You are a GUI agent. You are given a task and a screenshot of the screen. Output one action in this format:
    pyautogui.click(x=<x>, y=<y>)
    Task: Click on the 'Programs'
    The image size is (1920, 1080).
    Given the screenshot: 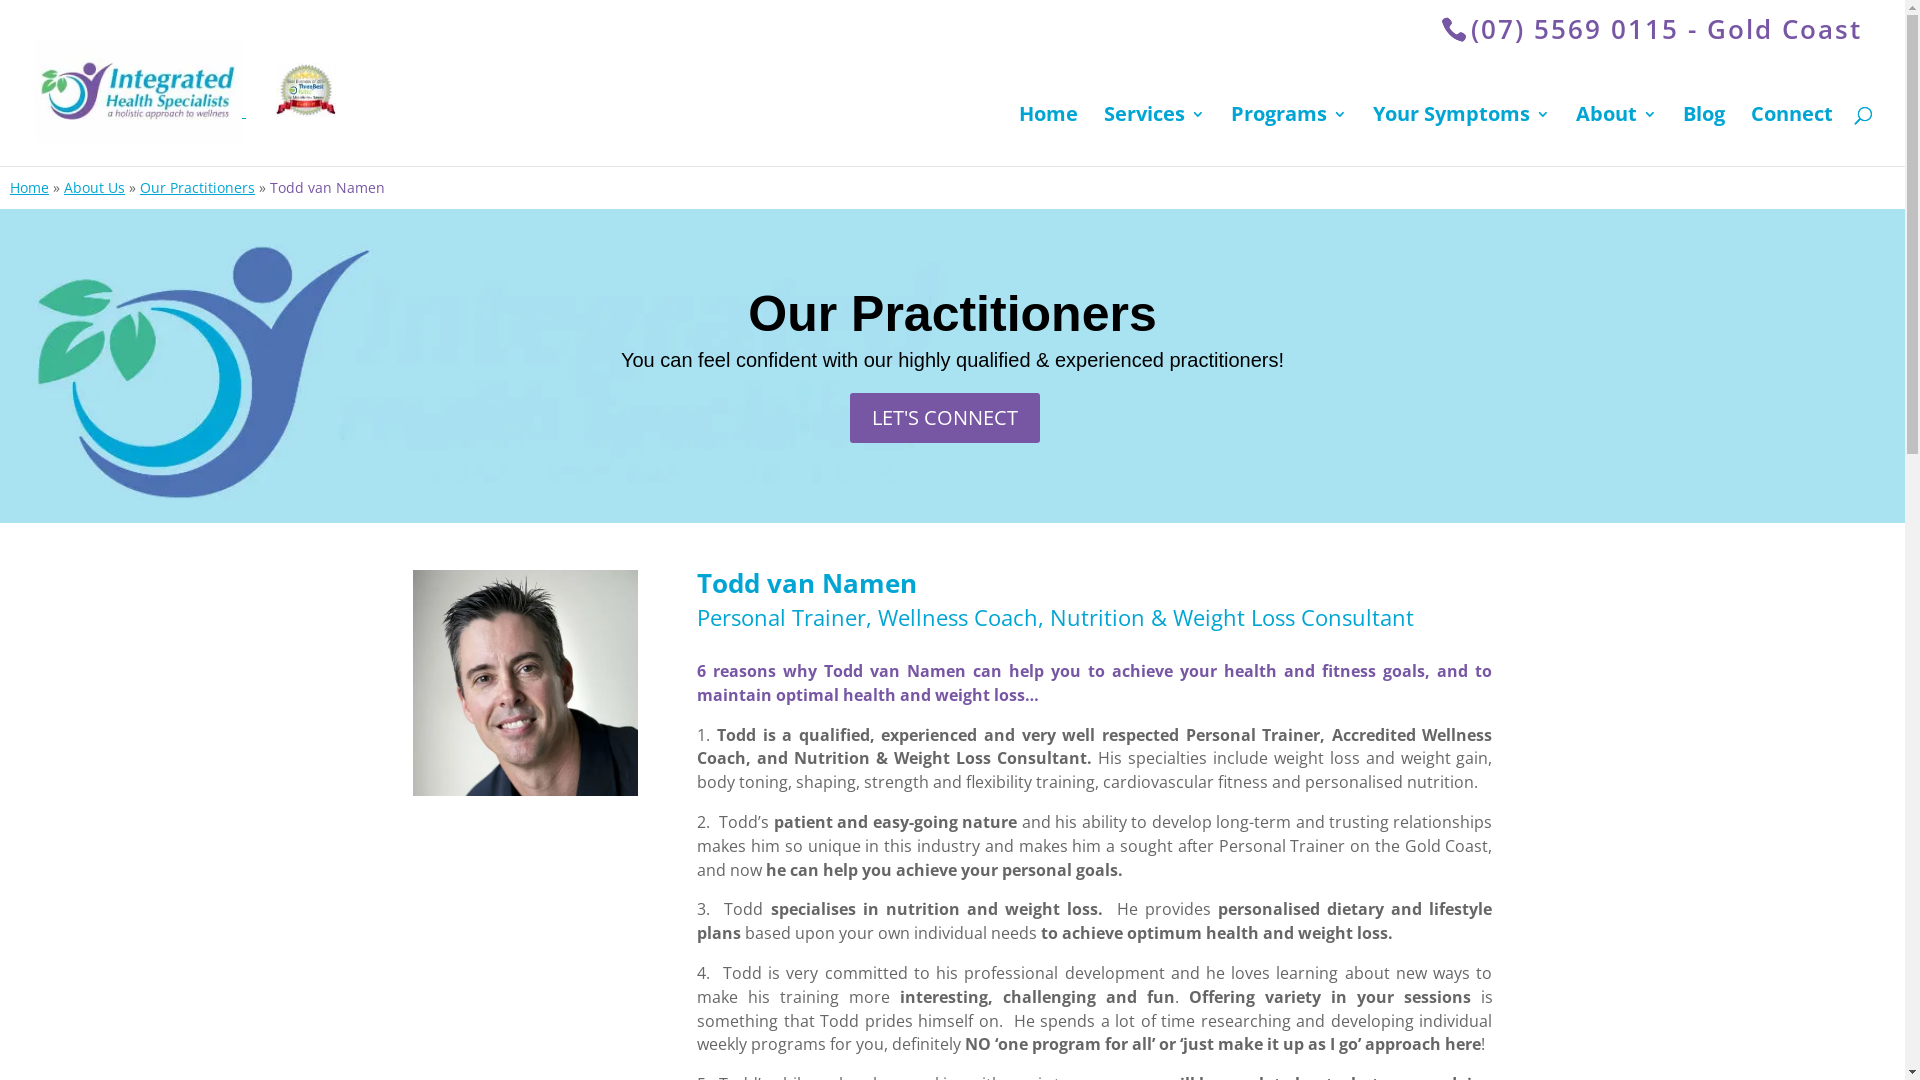 What is the action you would take?
    pyautogui.click(x=1229, y=135)
    